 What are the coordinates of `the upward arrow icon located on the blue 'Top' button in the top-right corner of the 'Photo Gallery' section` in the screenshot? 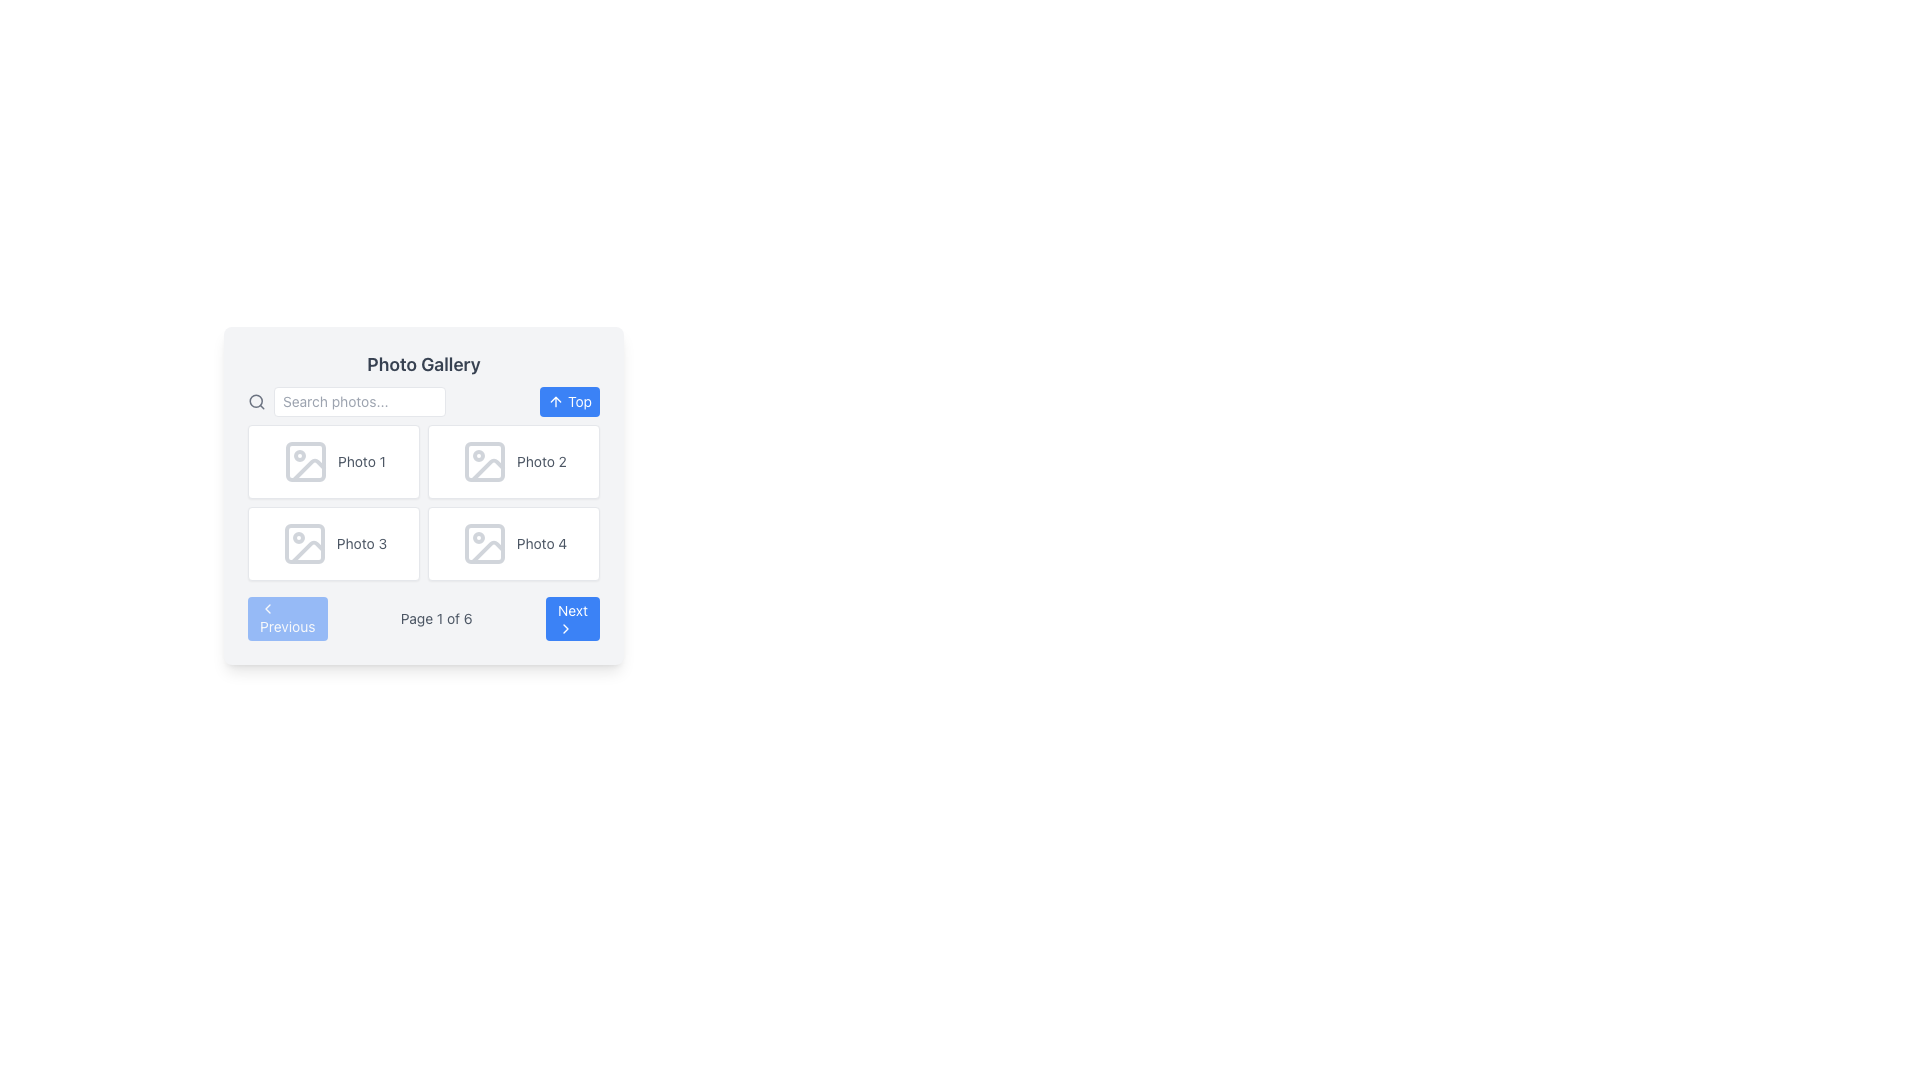 It's located at (556, 401).